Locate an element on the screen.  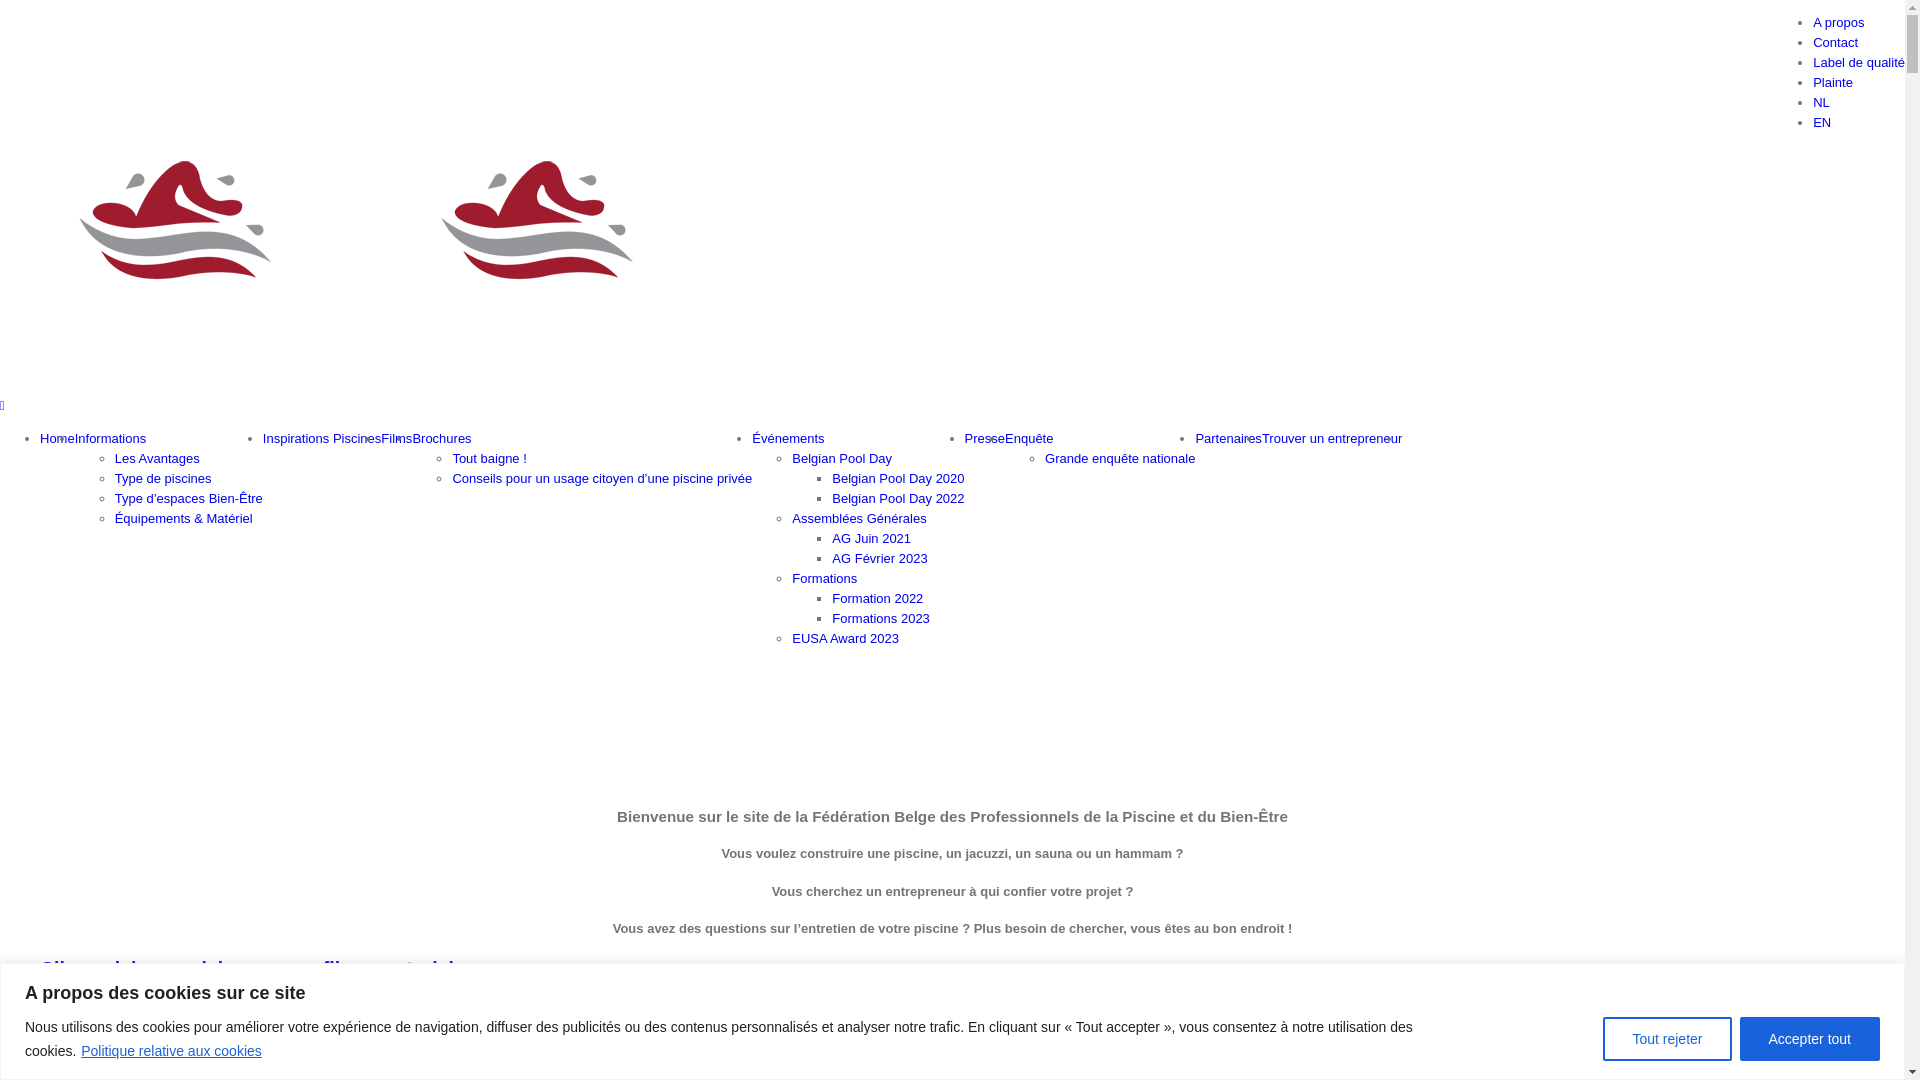
'Les Avantages' is located at coordinates (156, 458).